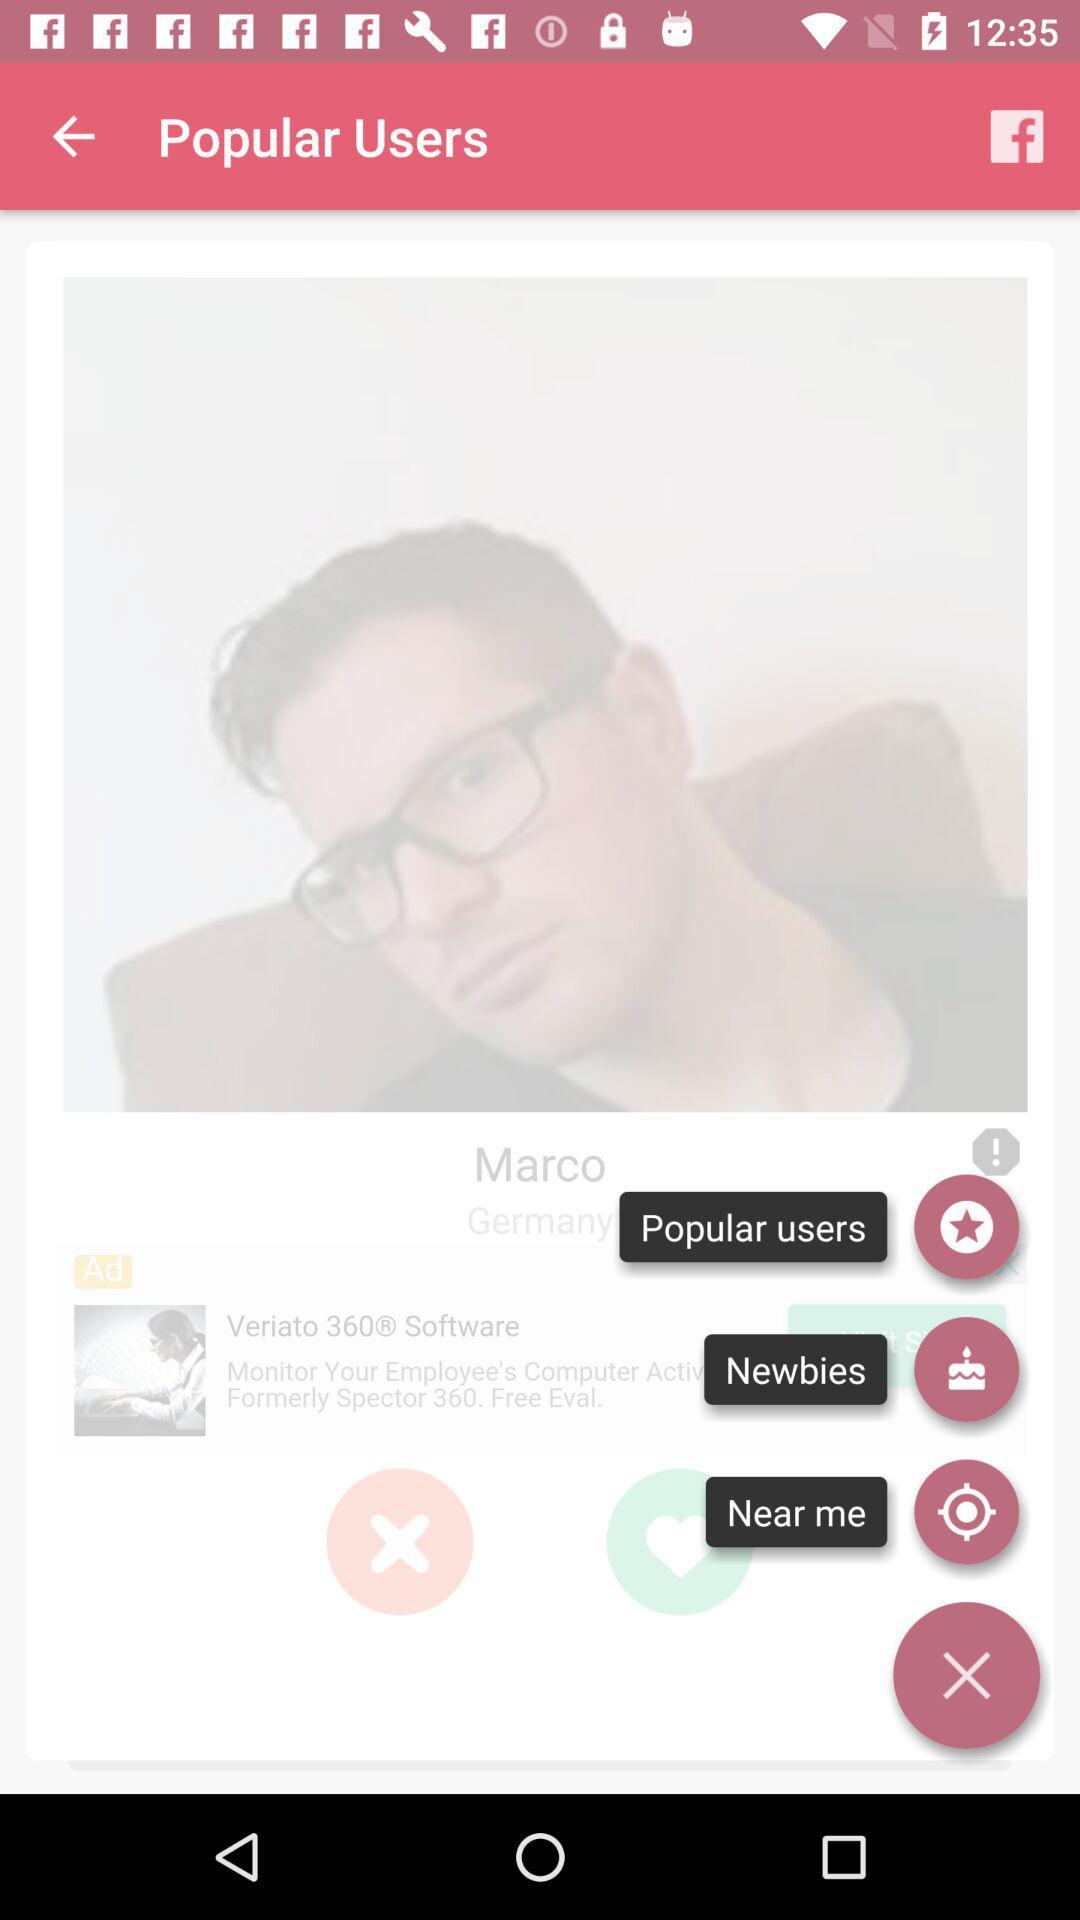  I want to click on the gift icon, so click(965, 1368).